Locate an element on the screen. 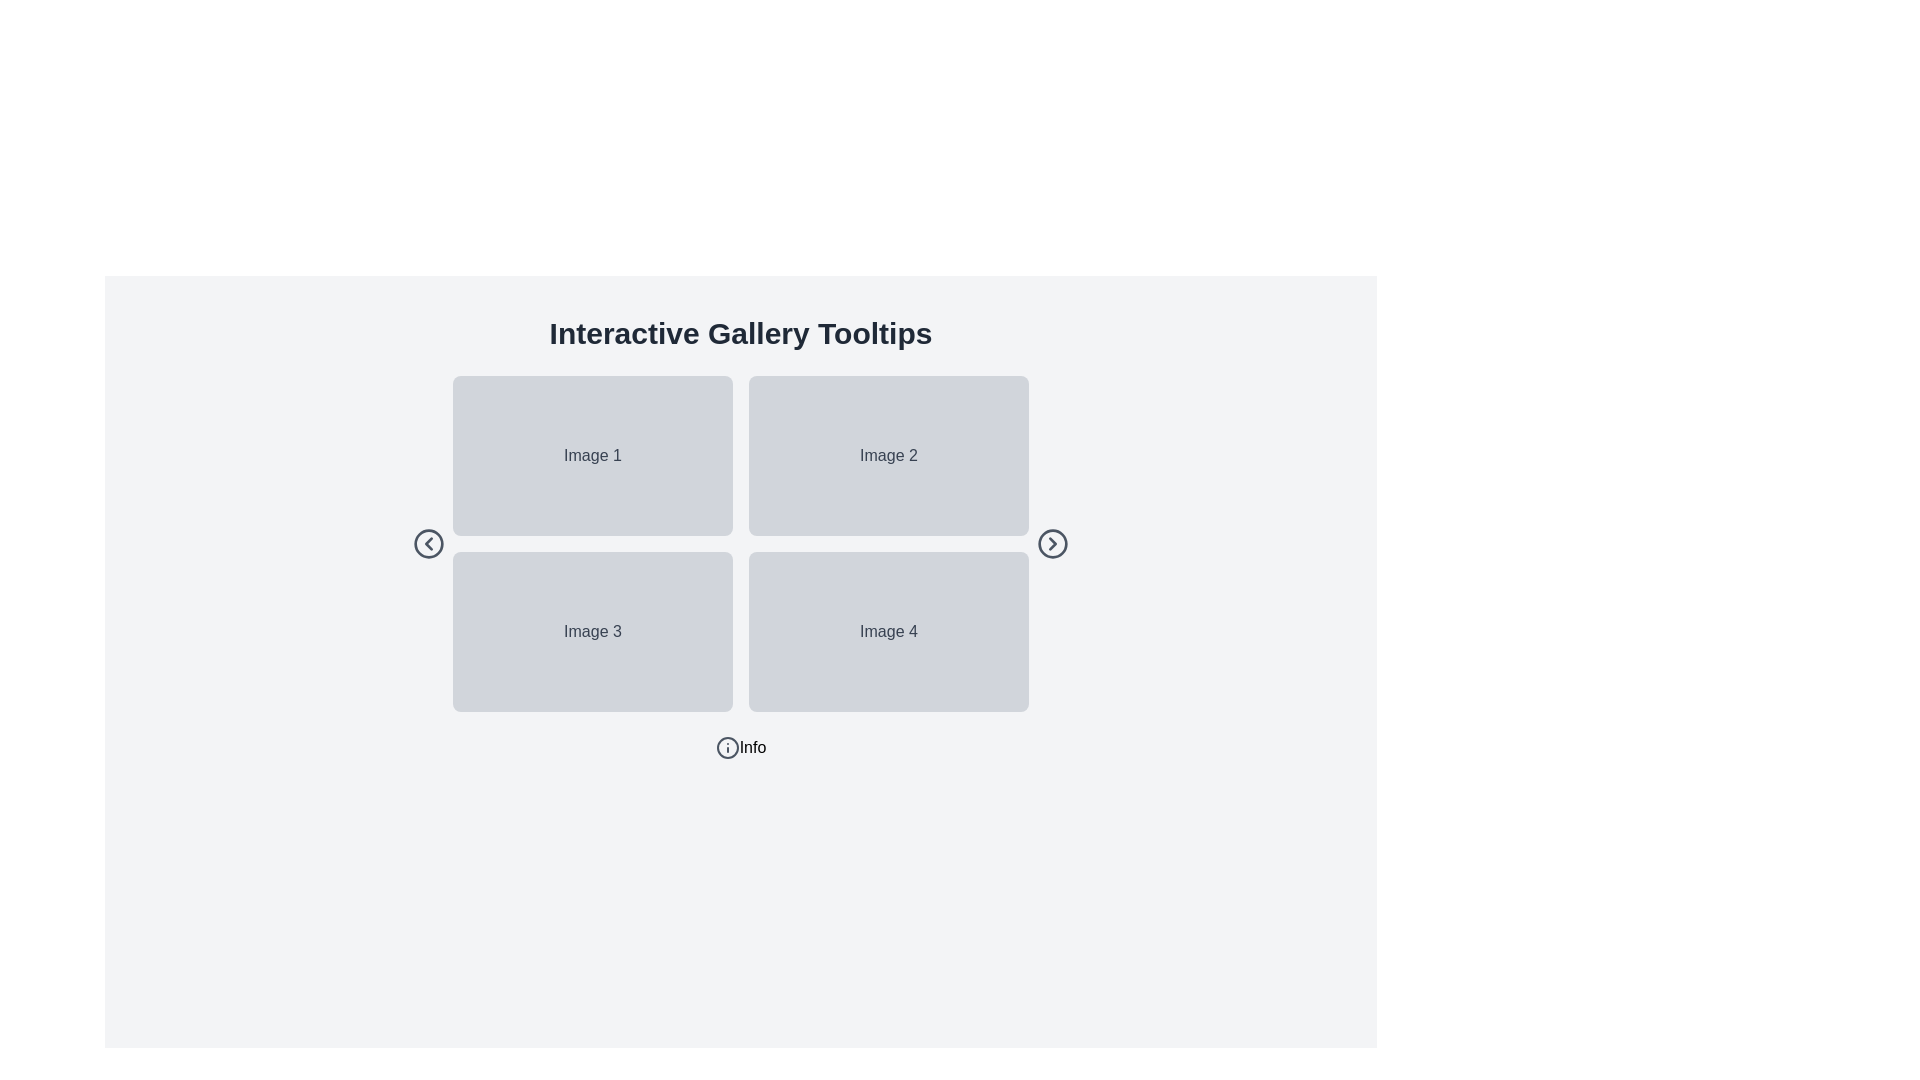  the text label displaying 'Image 1' which is styled with a medium gray font and is centered within a light gray background is located at coordinates (591, 455).